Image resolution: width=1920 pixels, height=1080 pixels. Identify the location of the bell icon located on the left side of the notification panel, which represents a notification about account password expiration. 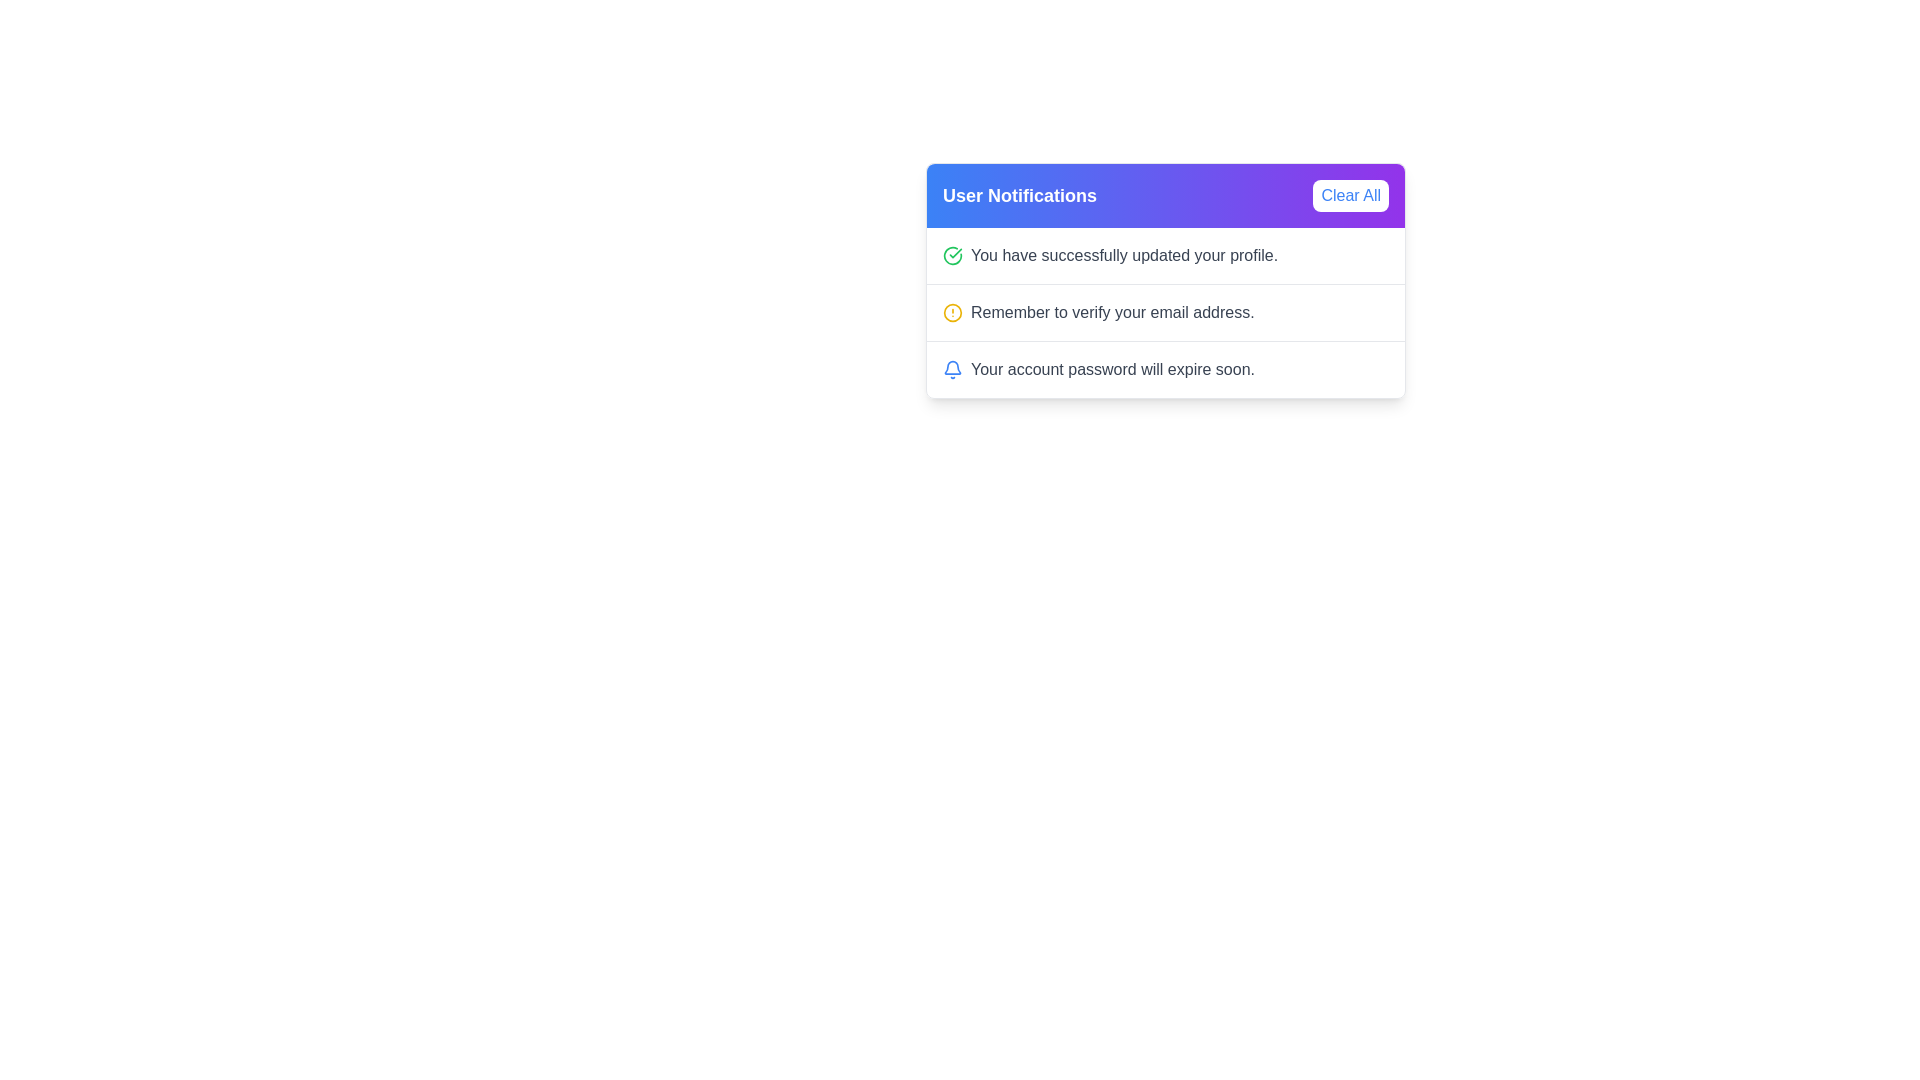
(952, 370).